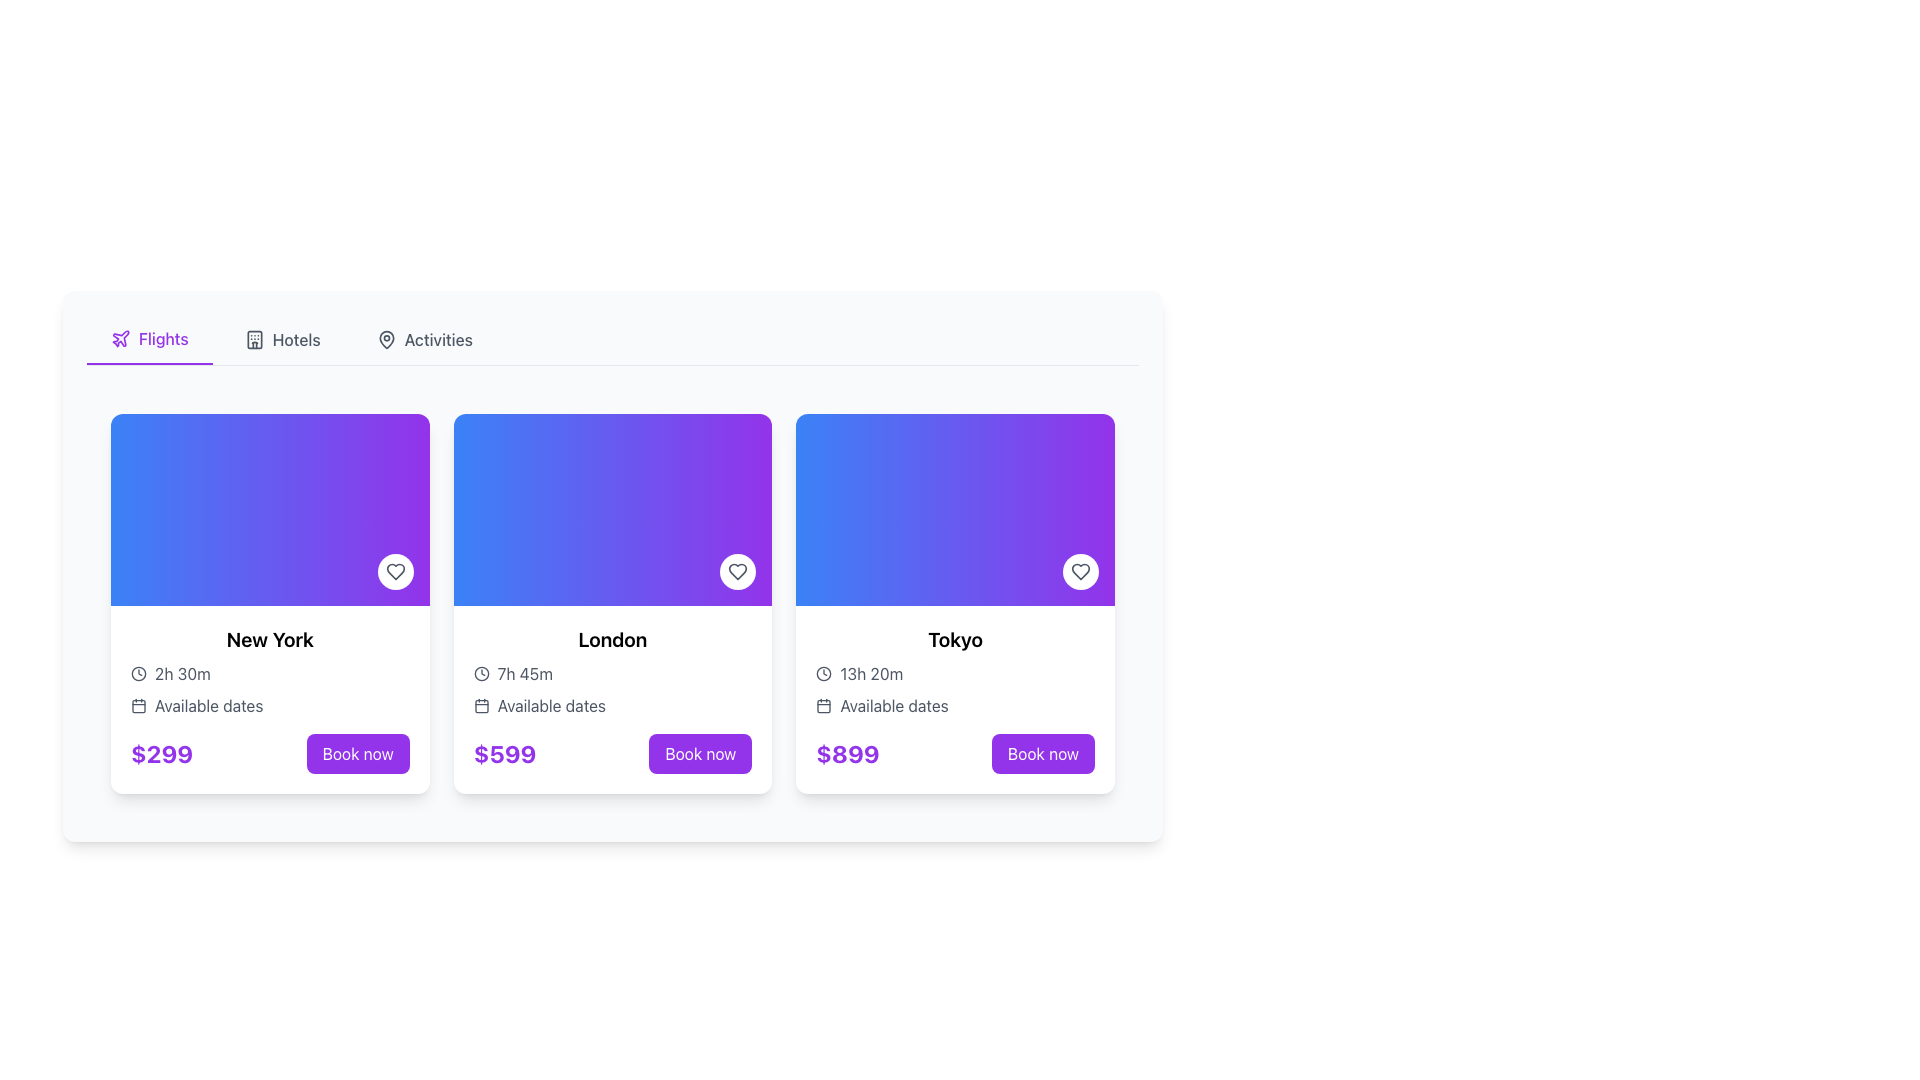  What do you see at coordinates (253, 338) in the screenshot?
I see `the hotel icon located in the navigation bar next to the 'Hotels' text` at bounding box center [253, 338].